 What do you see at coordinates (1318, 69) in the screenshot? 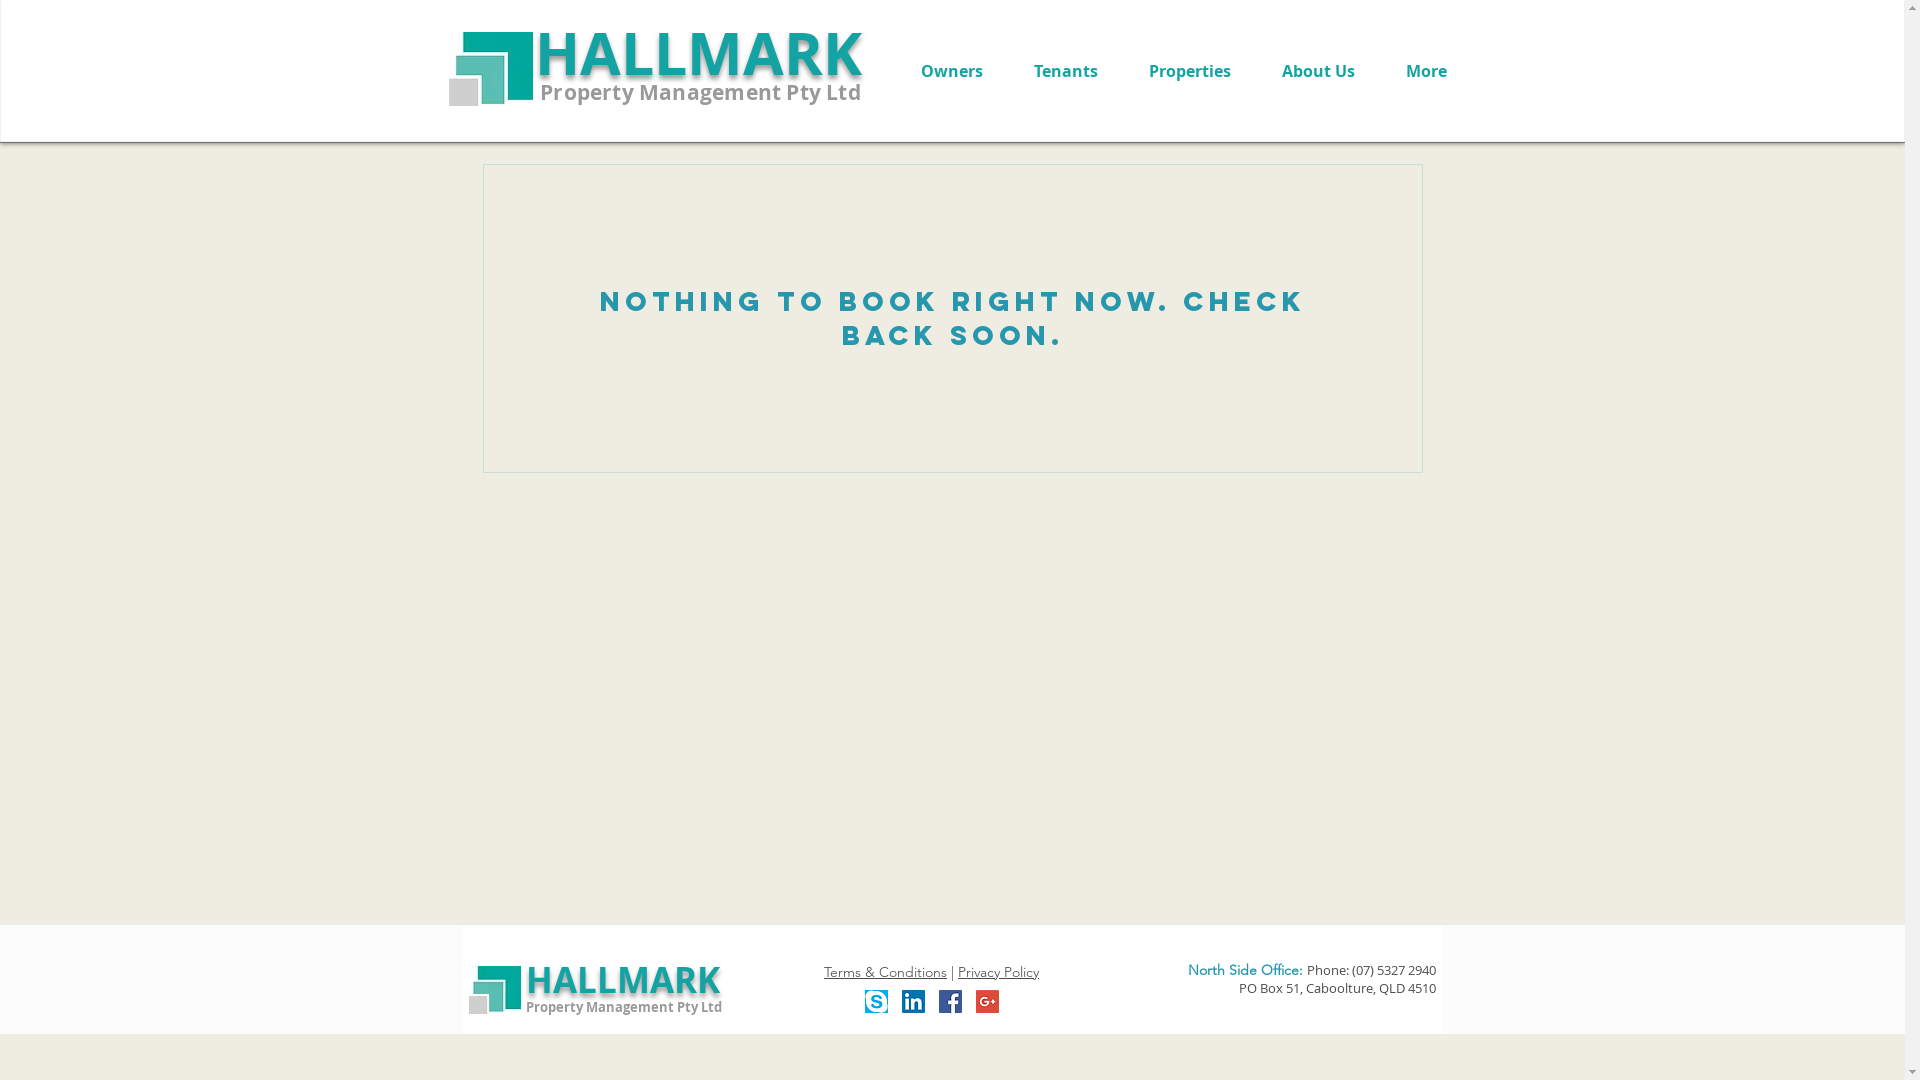
I see `'About Us'` at bounding box center [1318, 69].